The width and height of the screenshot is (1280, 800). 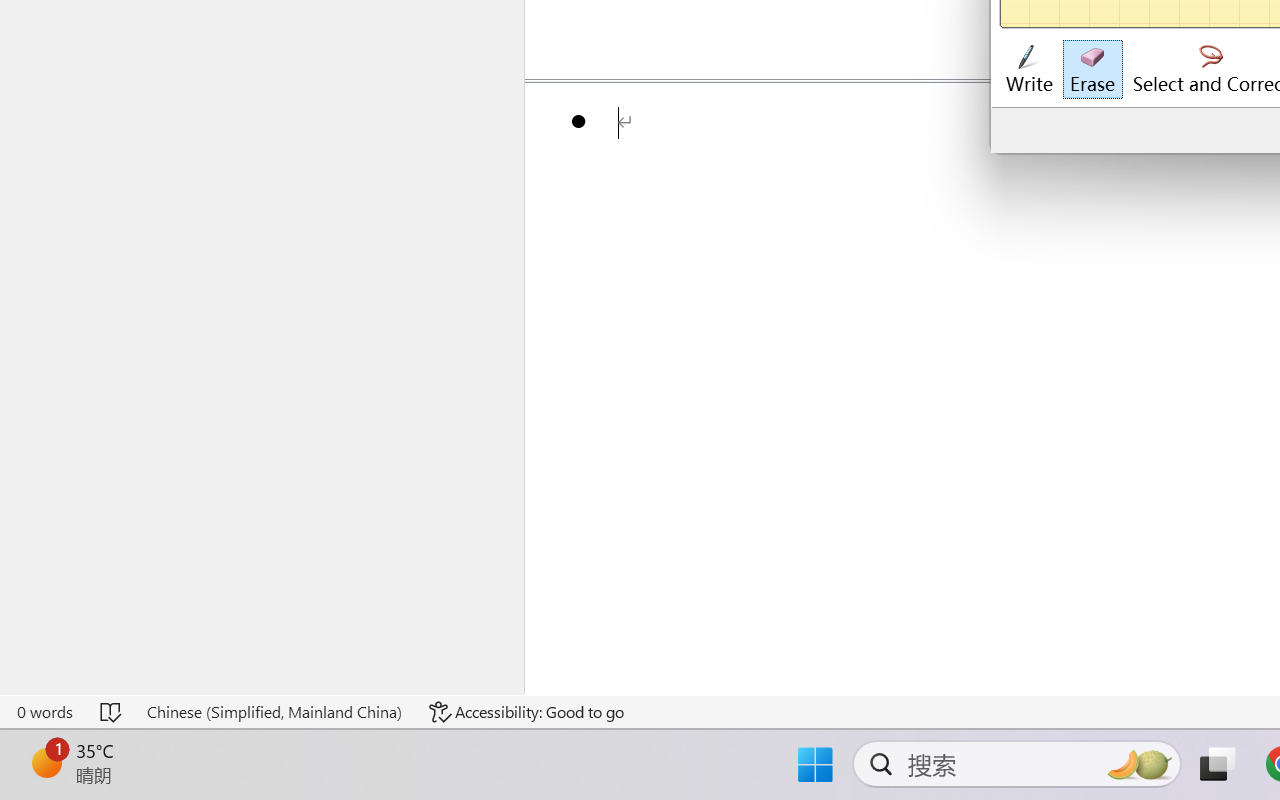 What do you see at coordinates (1029, 69) in the screenshot?
I see `'Write'` at bounding box center [1029, 69].